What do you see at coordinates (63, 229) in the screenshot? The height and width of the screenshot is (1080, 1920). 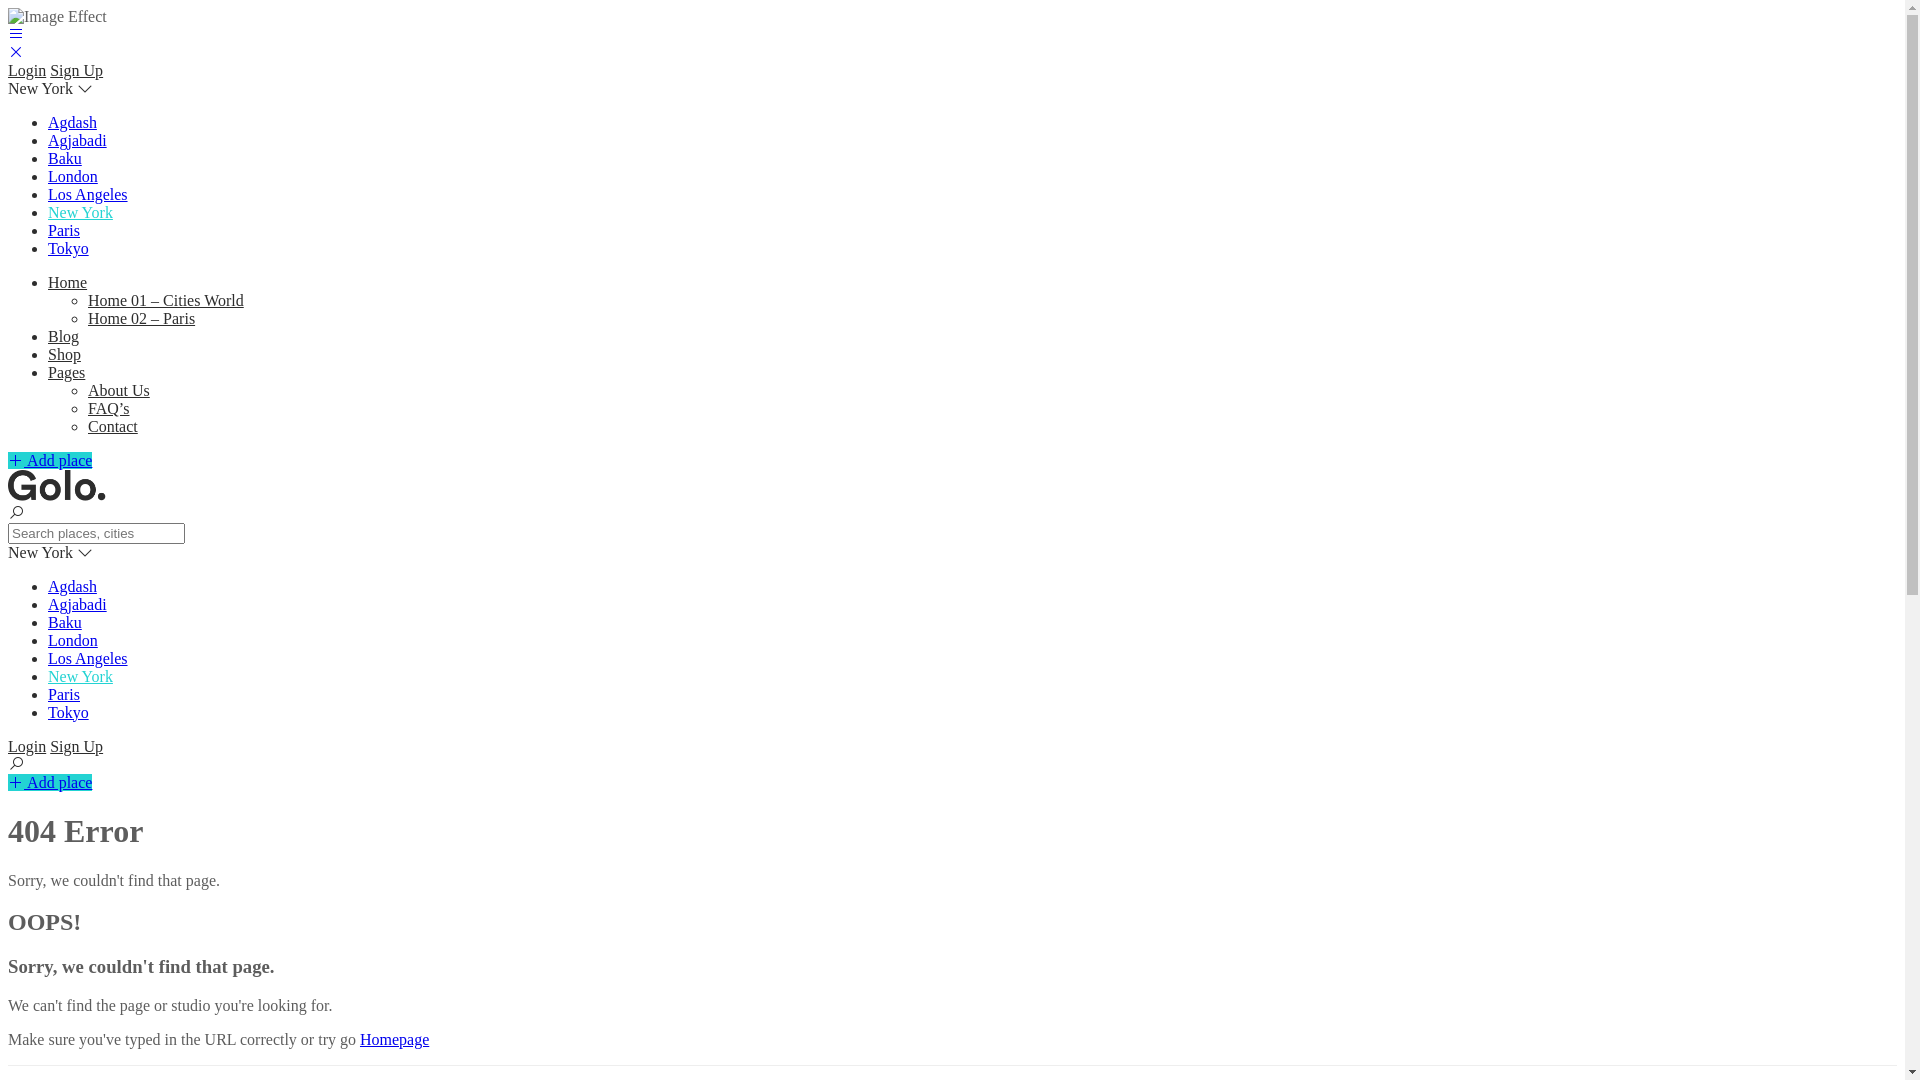 I see `'Paris'` at bounding box center [63, 229].